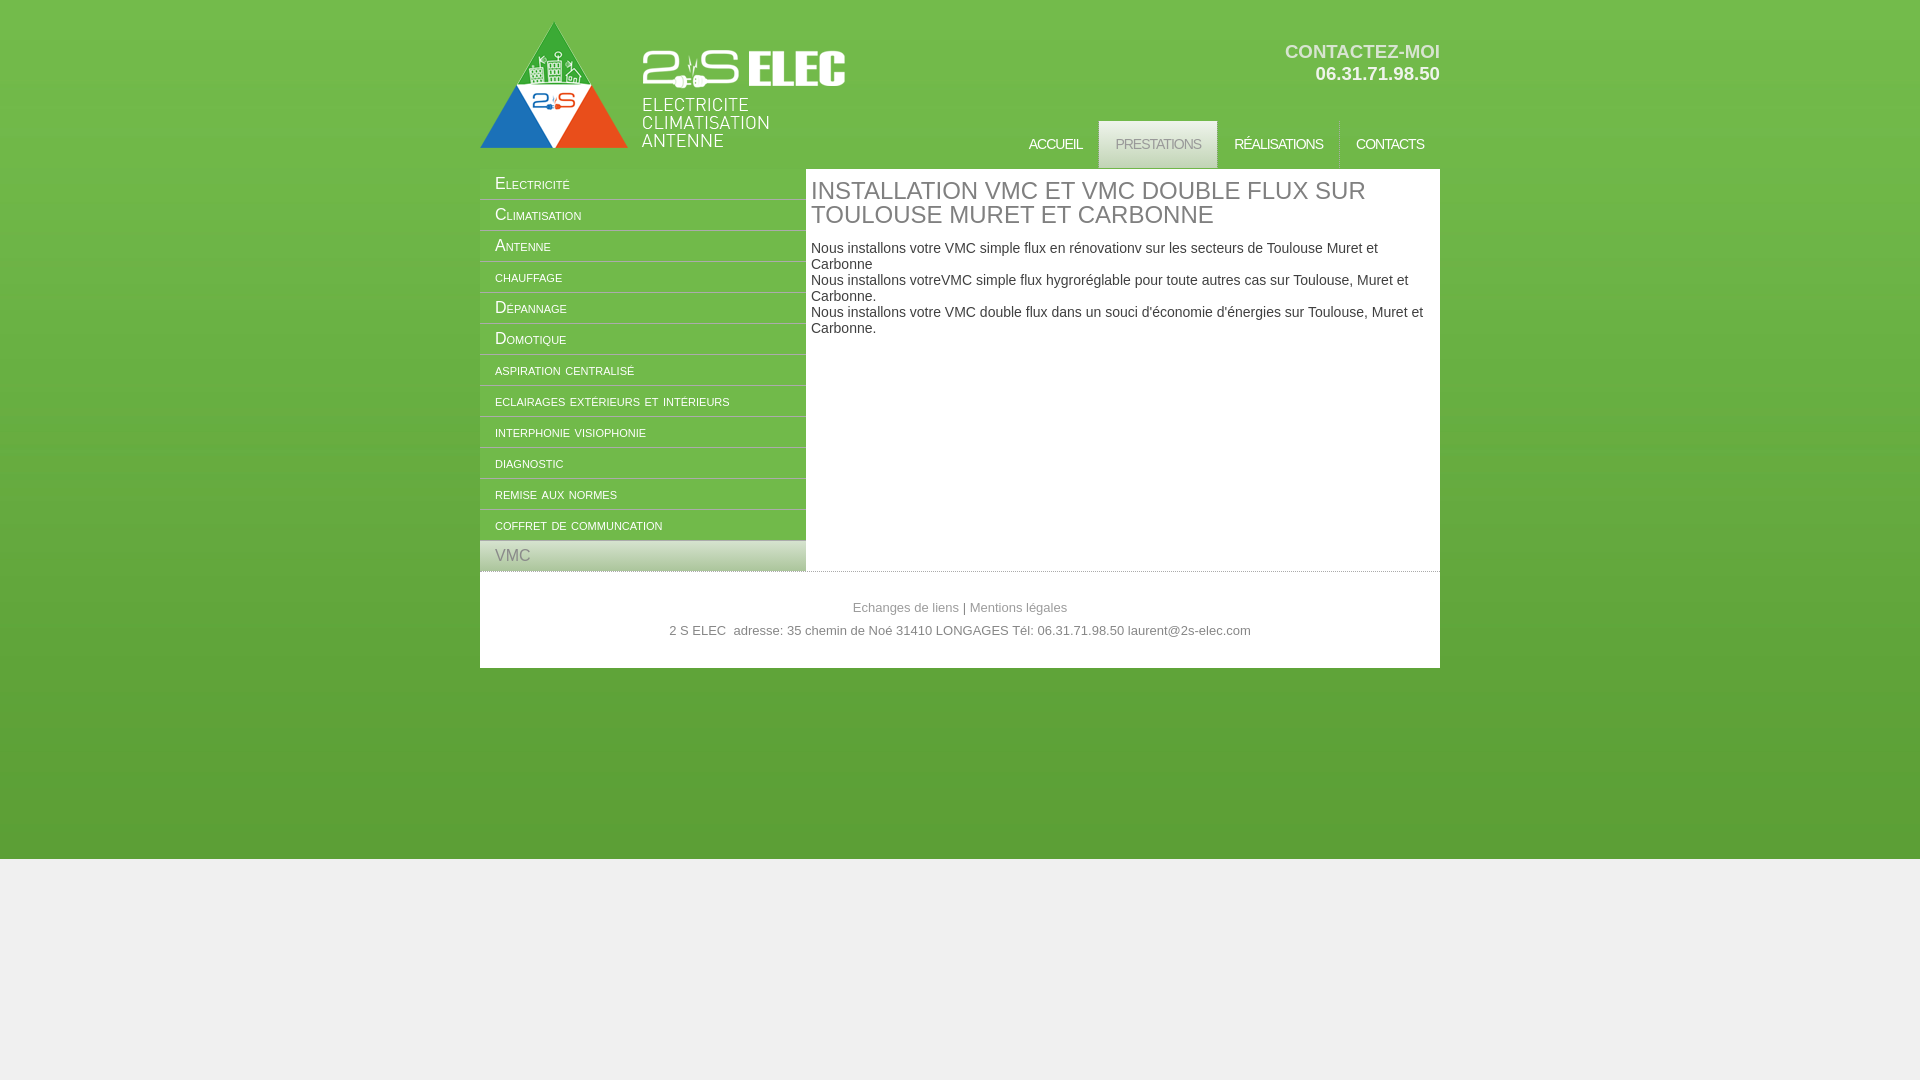 The image size is (1920, 1080). I want to click on 'PRESTATIONS', so click(1157, 143).